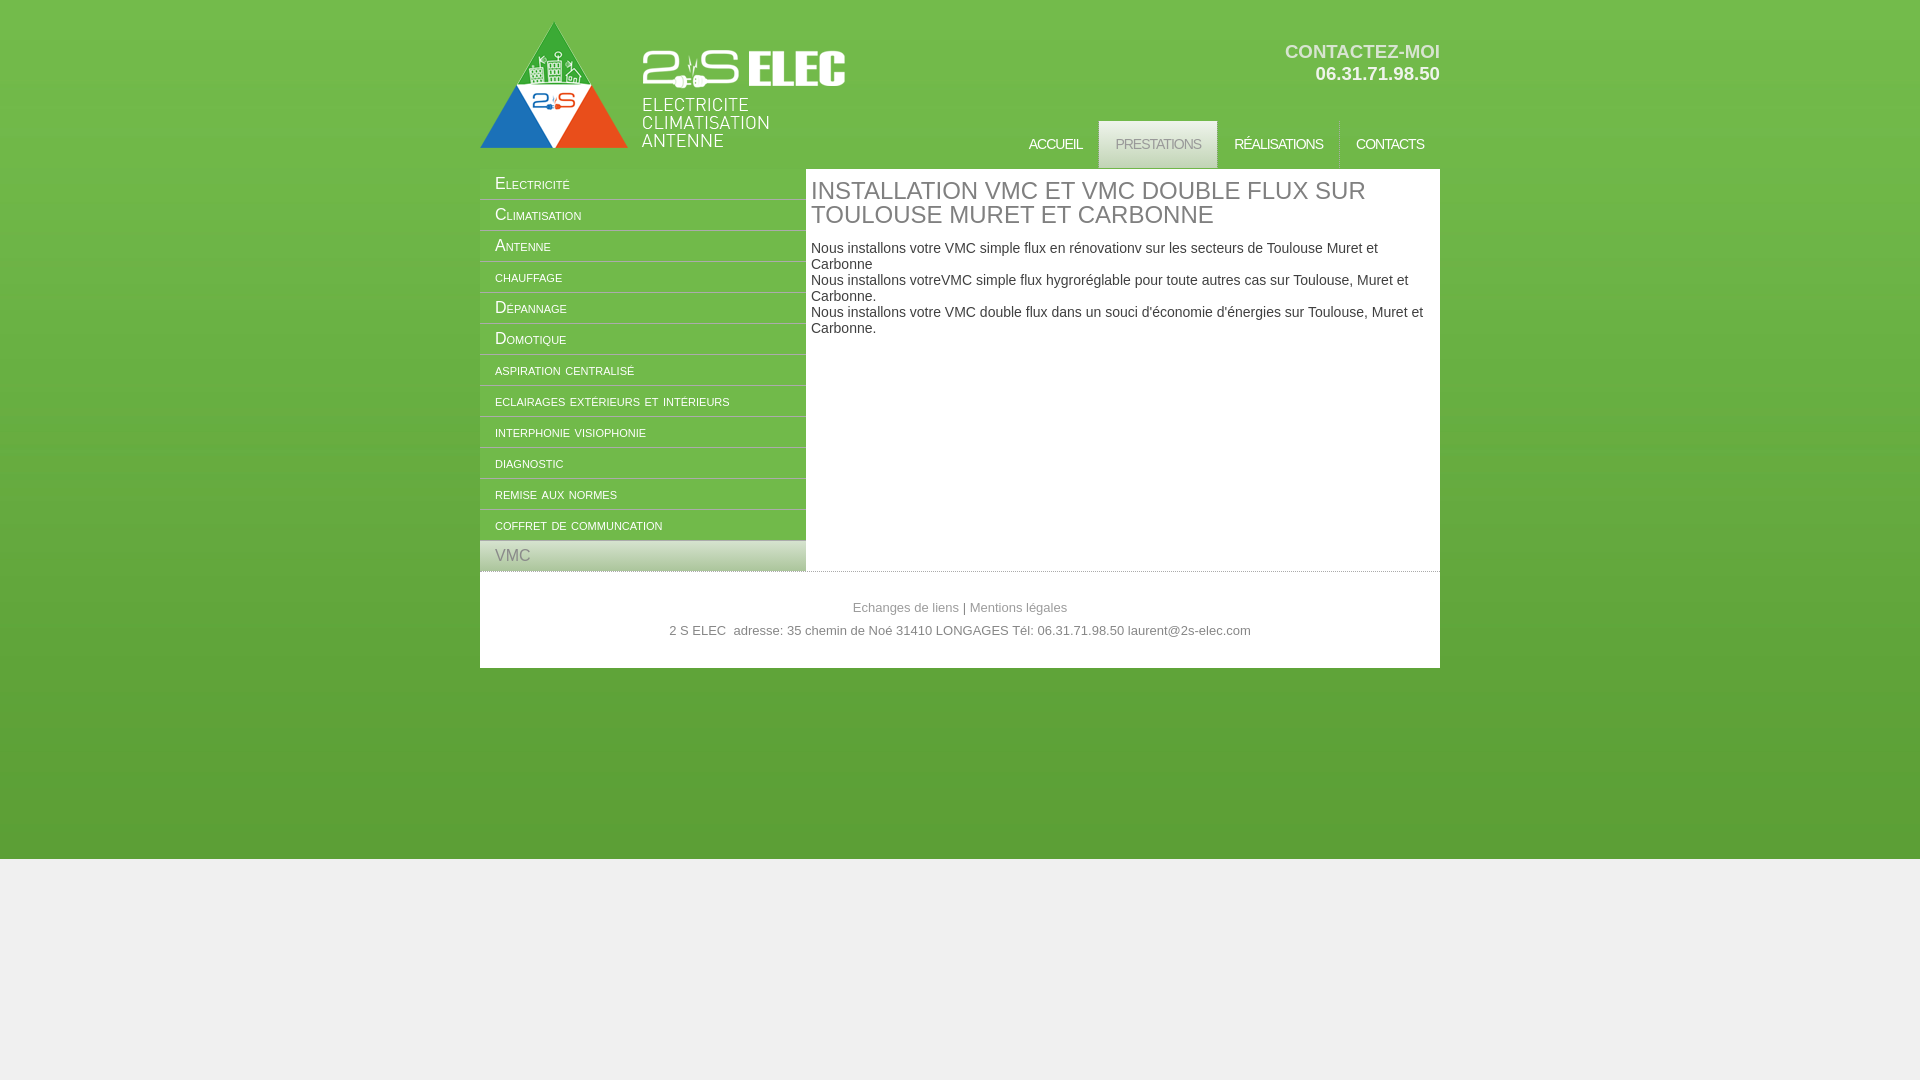 The image size is (1920, 1080). I want to click on 'PRESTATIONS', so click(1157, 143).